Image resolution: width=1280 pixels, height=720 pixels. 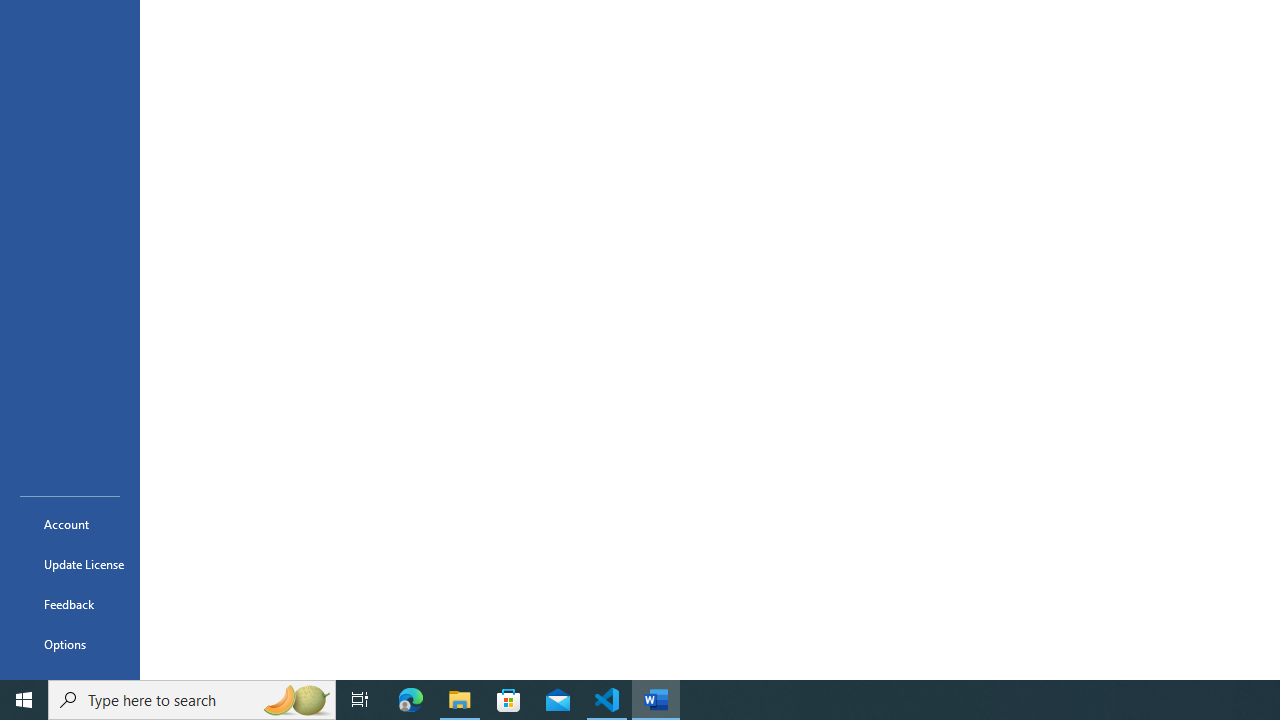 What do you see at coordinates (69, 603) in the screenshot?
I see `'Feedback'` at bounding box center [69, 603].